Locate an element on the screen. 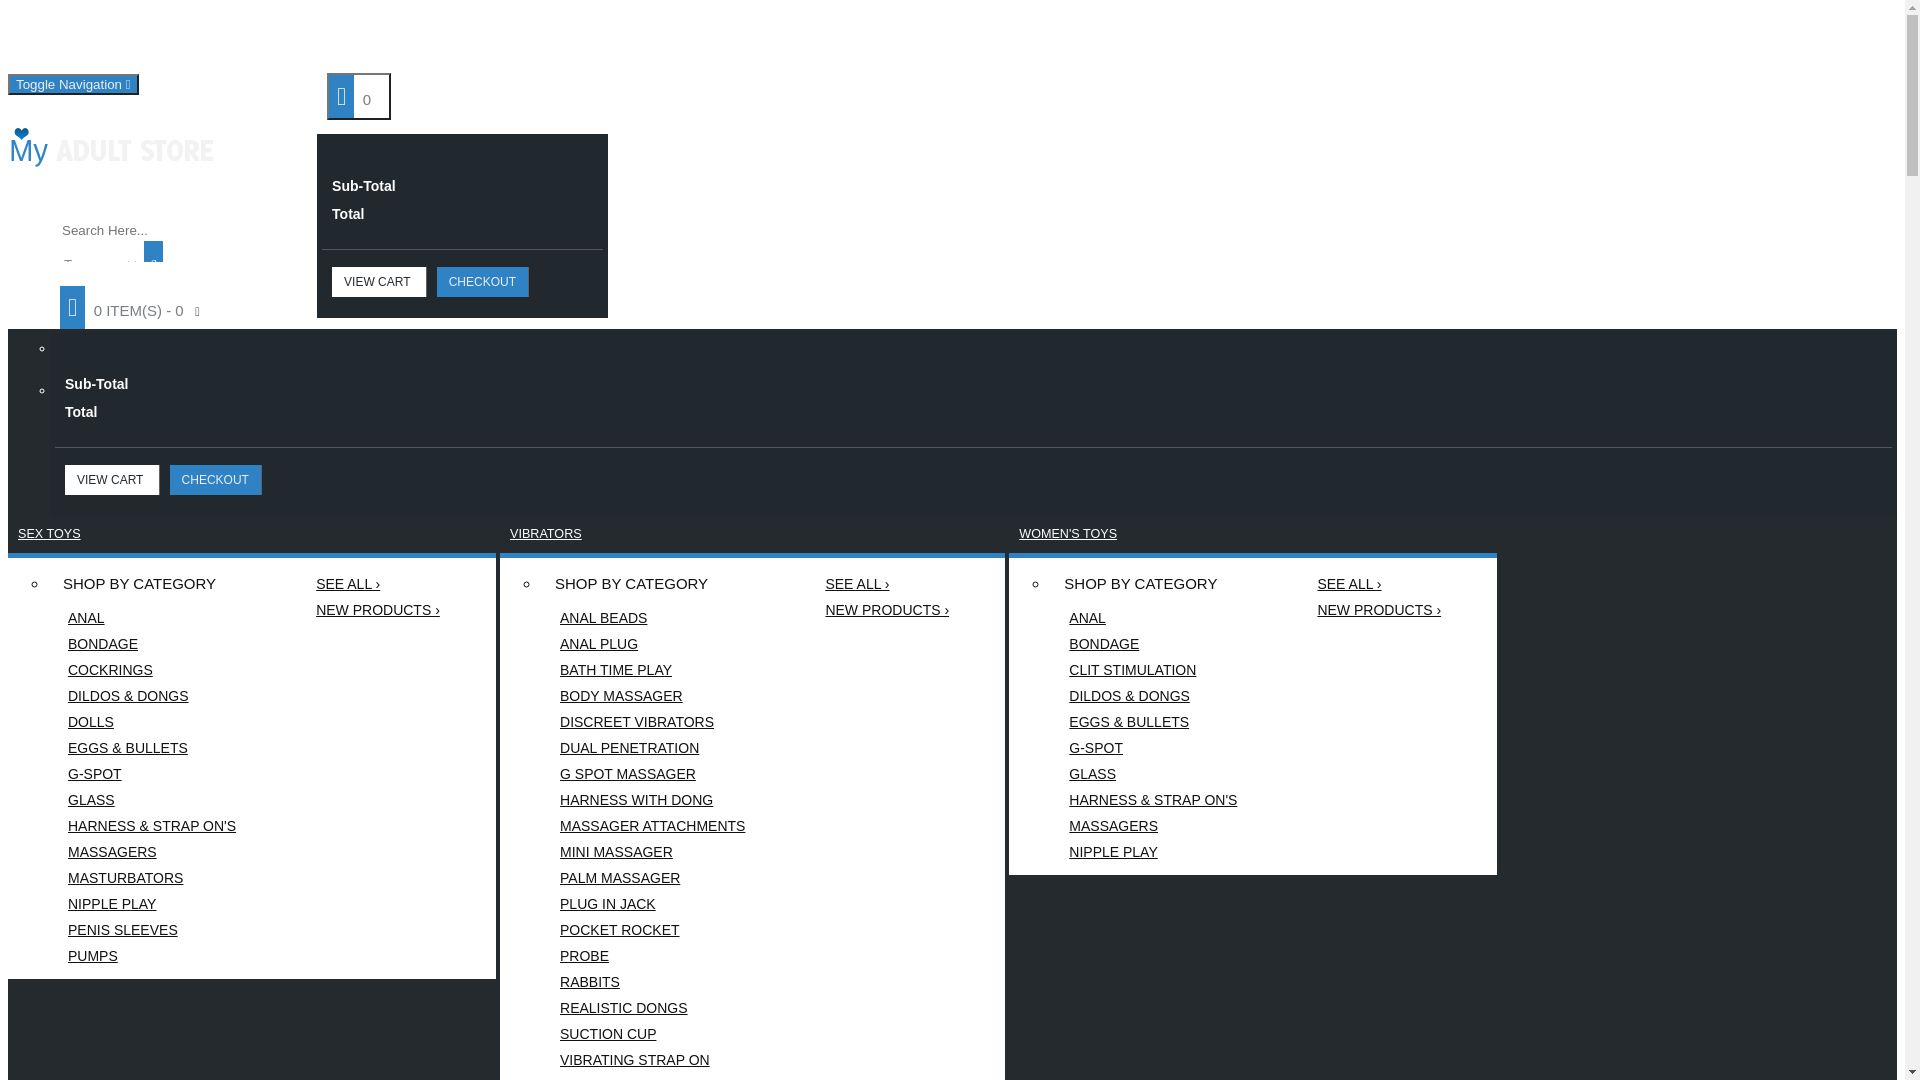 The height and width of the screenshot is (1080, 1920). 'MASTURBATORS' is located at coordinates (151, 877).